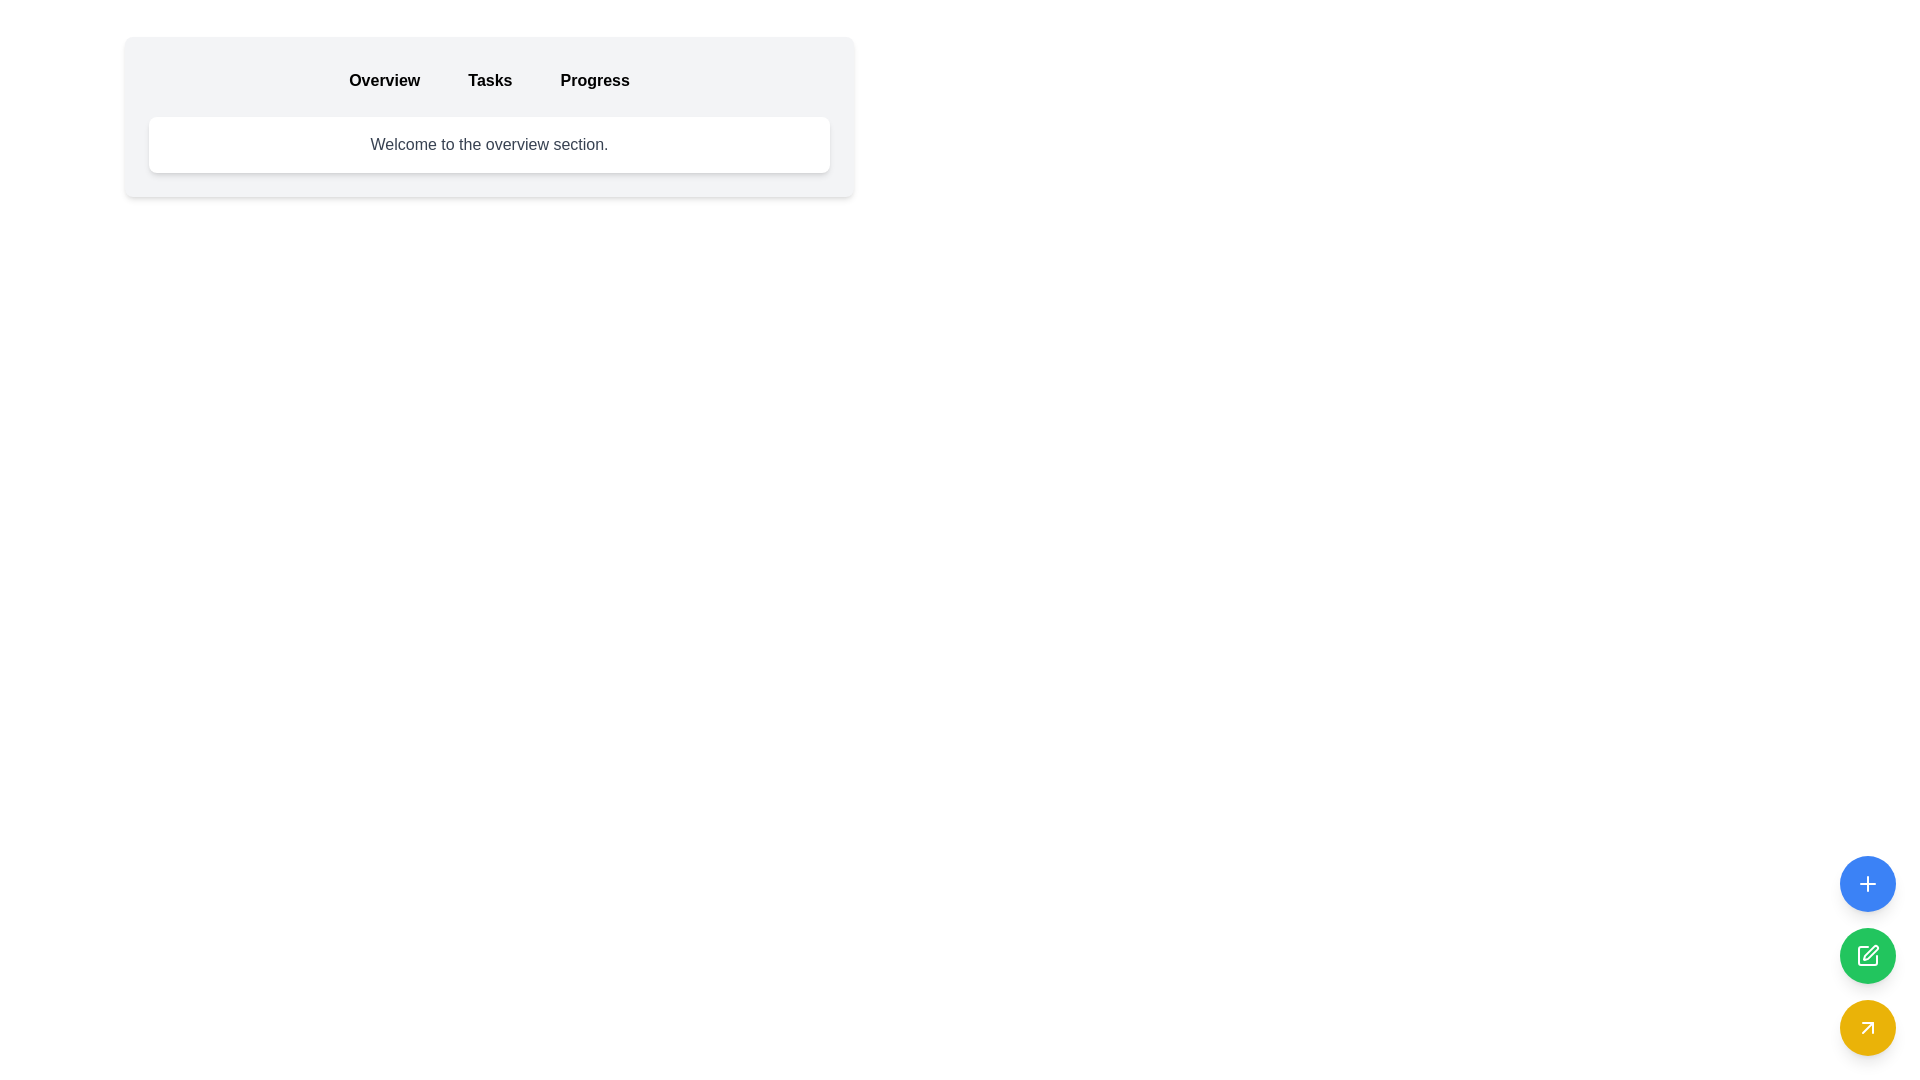 The height and width of the screenshot is (1080, 1920). Describe the element at coordinates (384, 80) in the screenshot. I see `the first button in a group of three horizontally aligned buttons` at that location.